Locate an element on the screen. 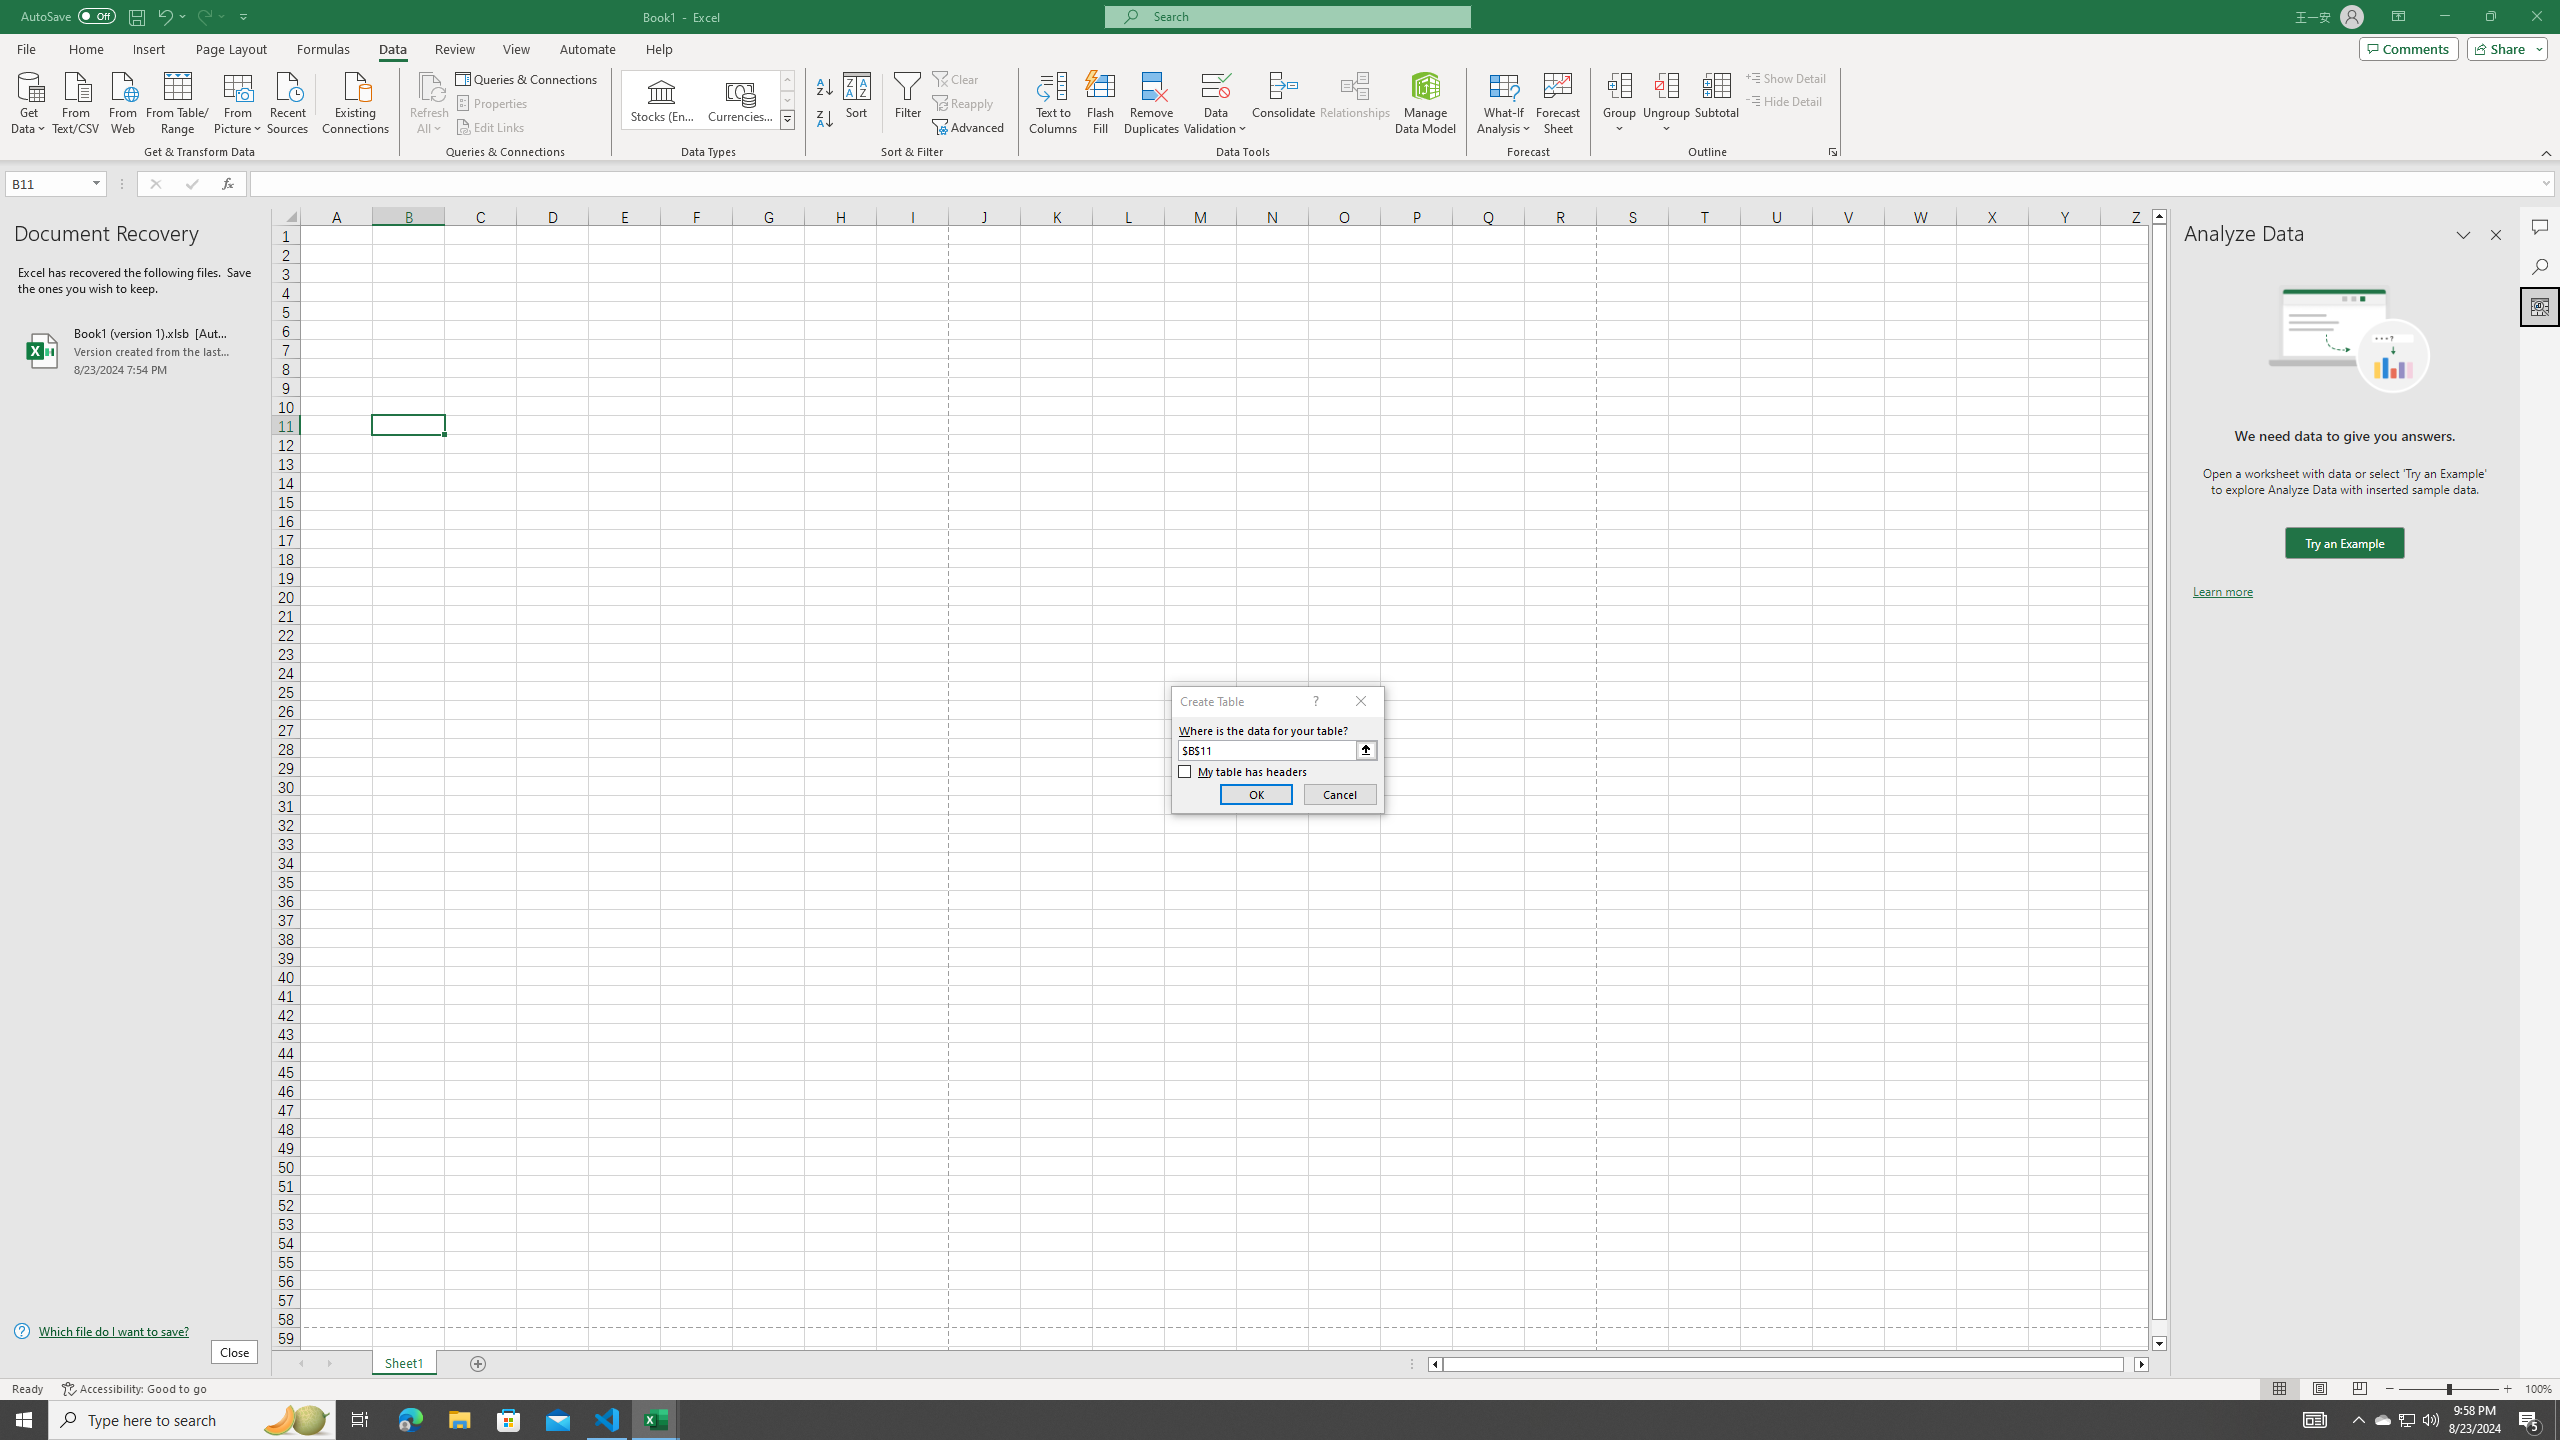 The height and width of the screenshot is (1440, 2560). 'From Web' is located at coordinates (122, 100).